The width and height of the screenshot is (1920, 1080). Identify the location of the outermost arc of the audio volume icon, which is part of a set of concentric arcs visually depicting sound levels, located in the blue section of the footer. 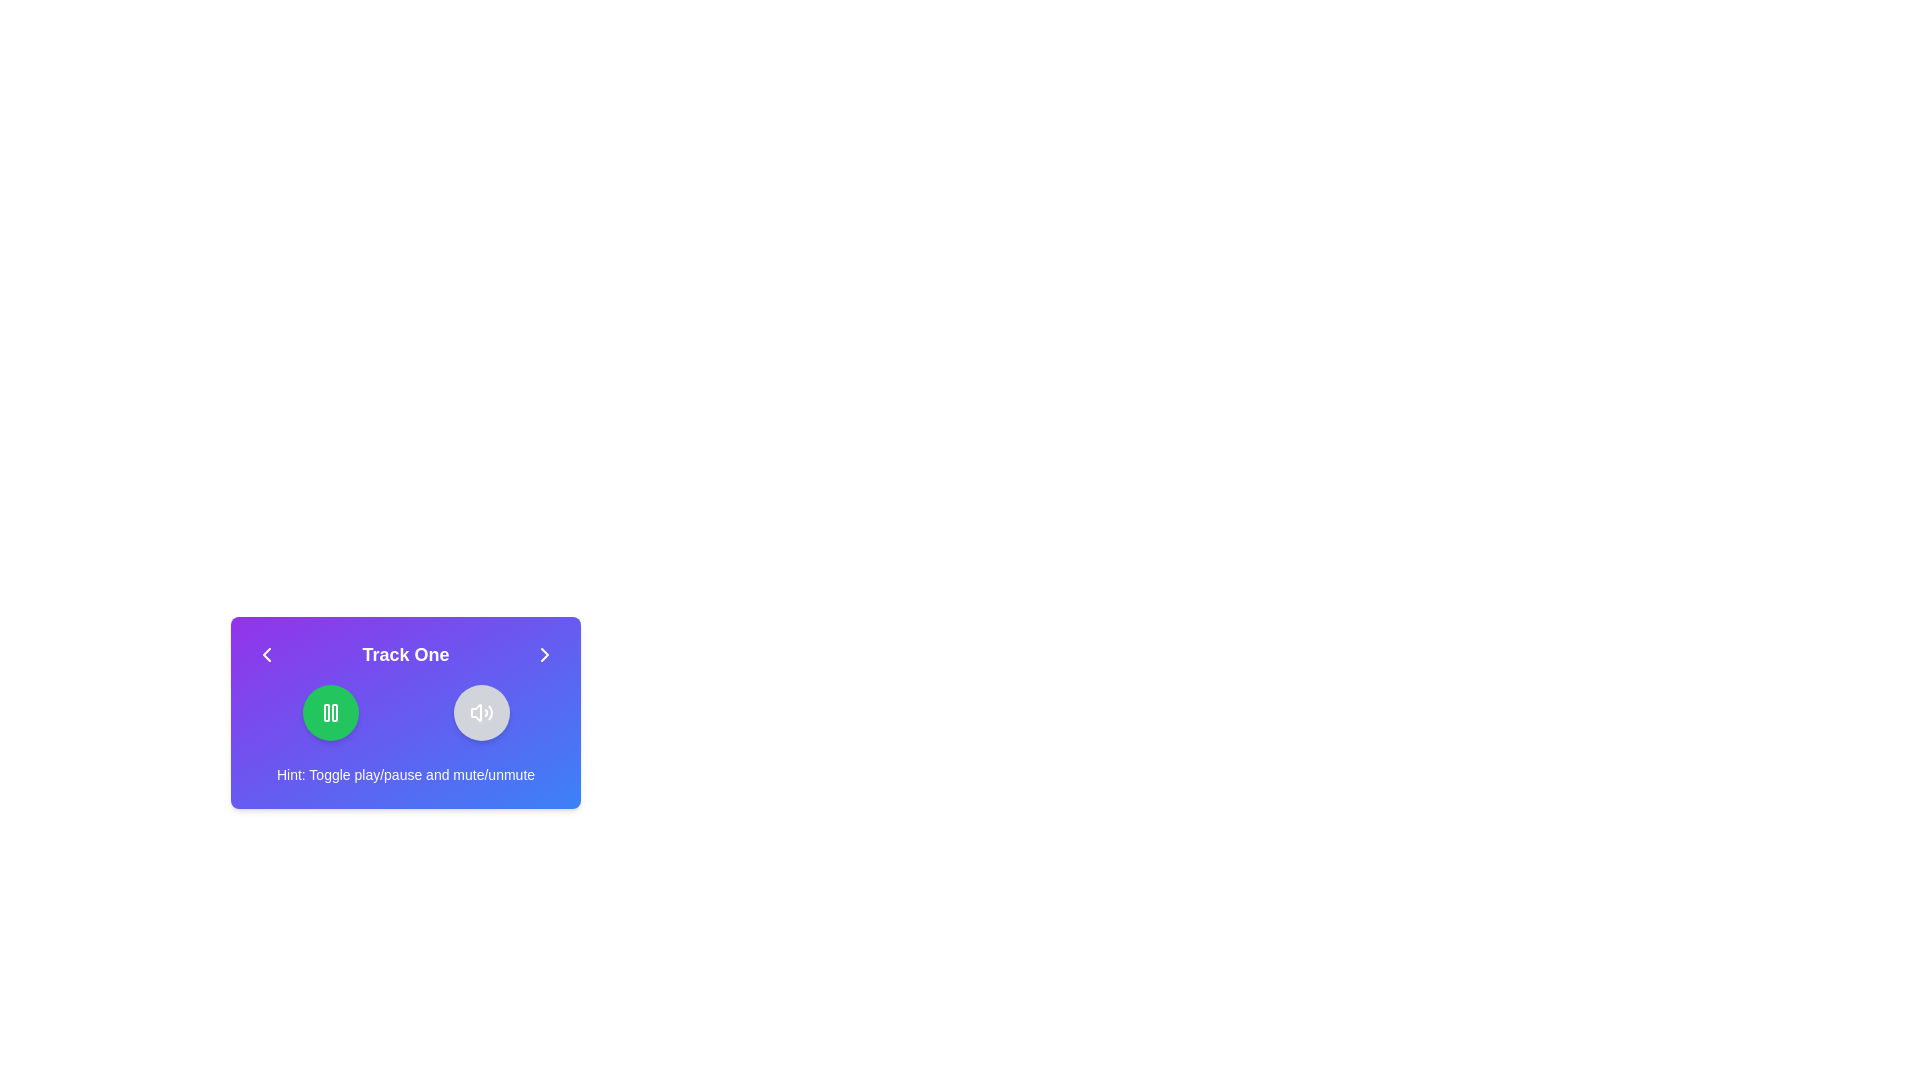
(490, 712).